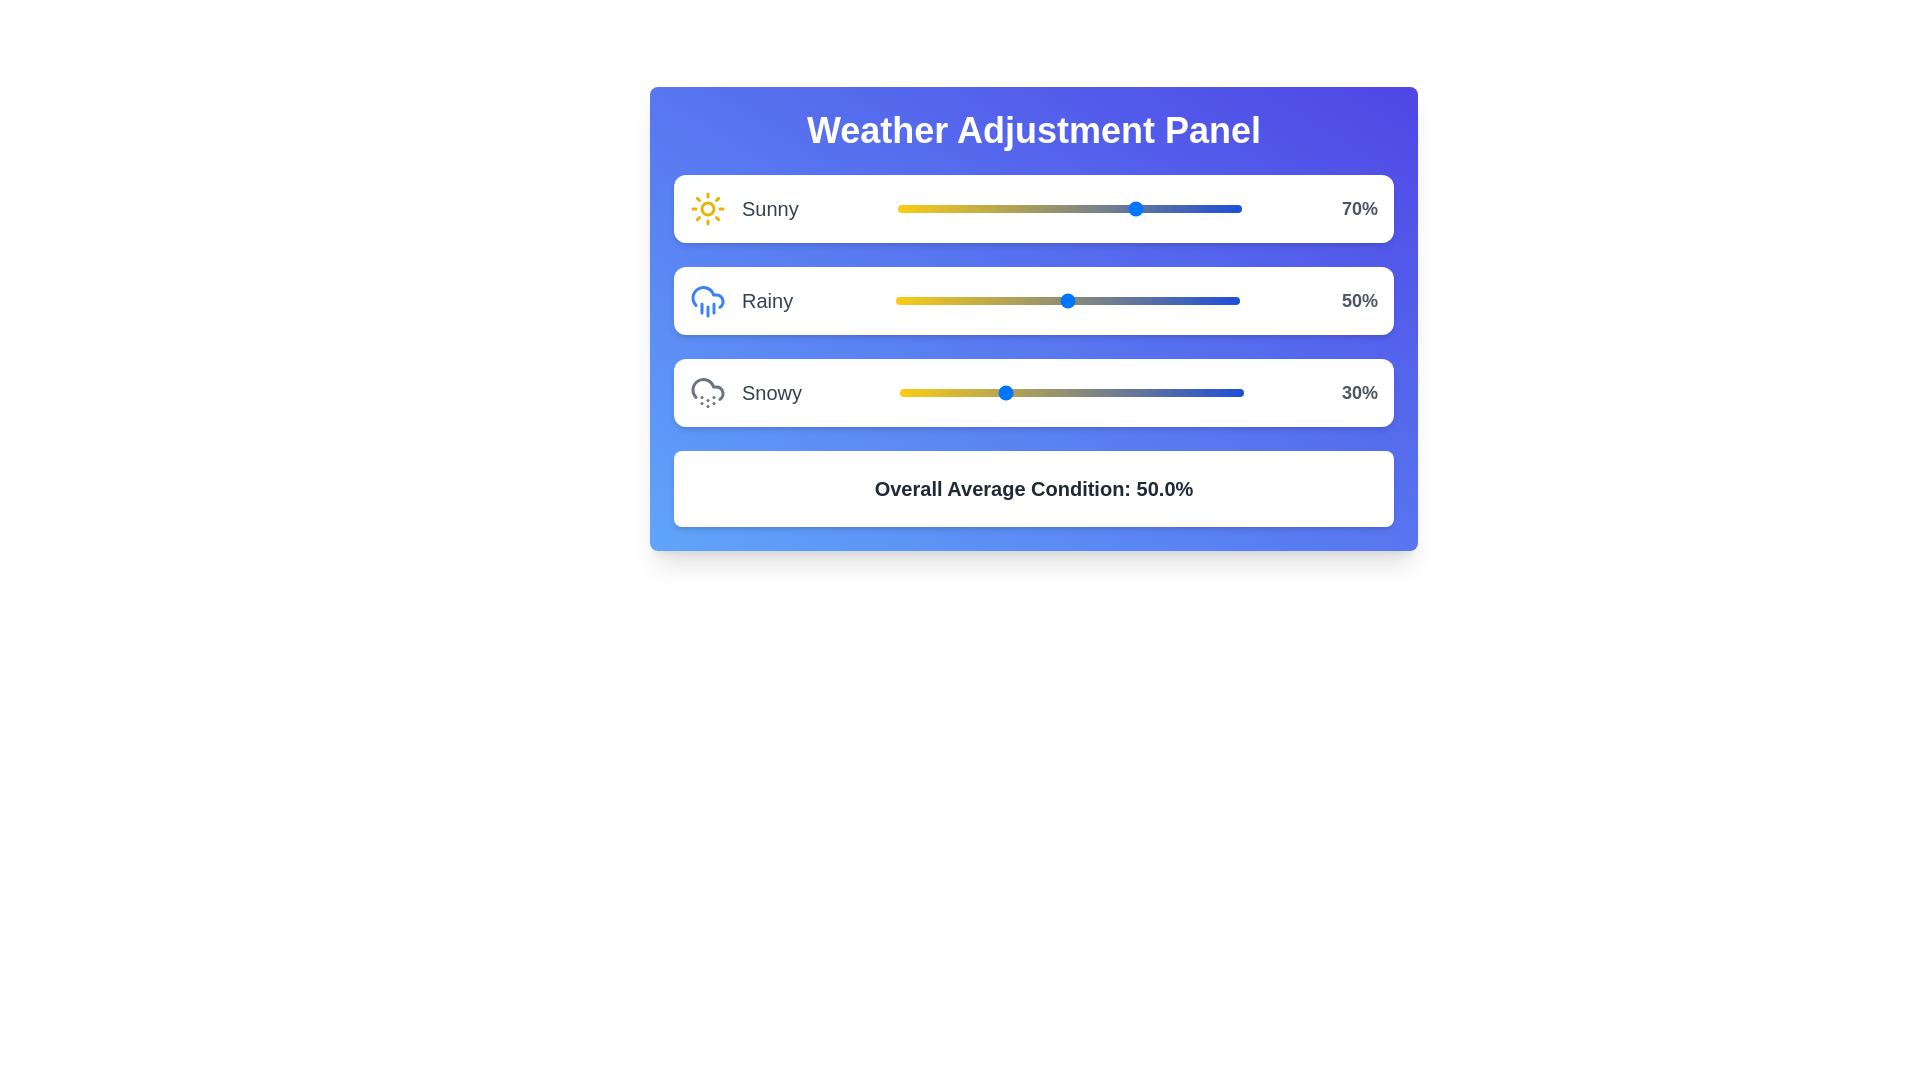  I want to click on the handle of the horizontal slider labeled 'Snowy', so click(1033, 393).